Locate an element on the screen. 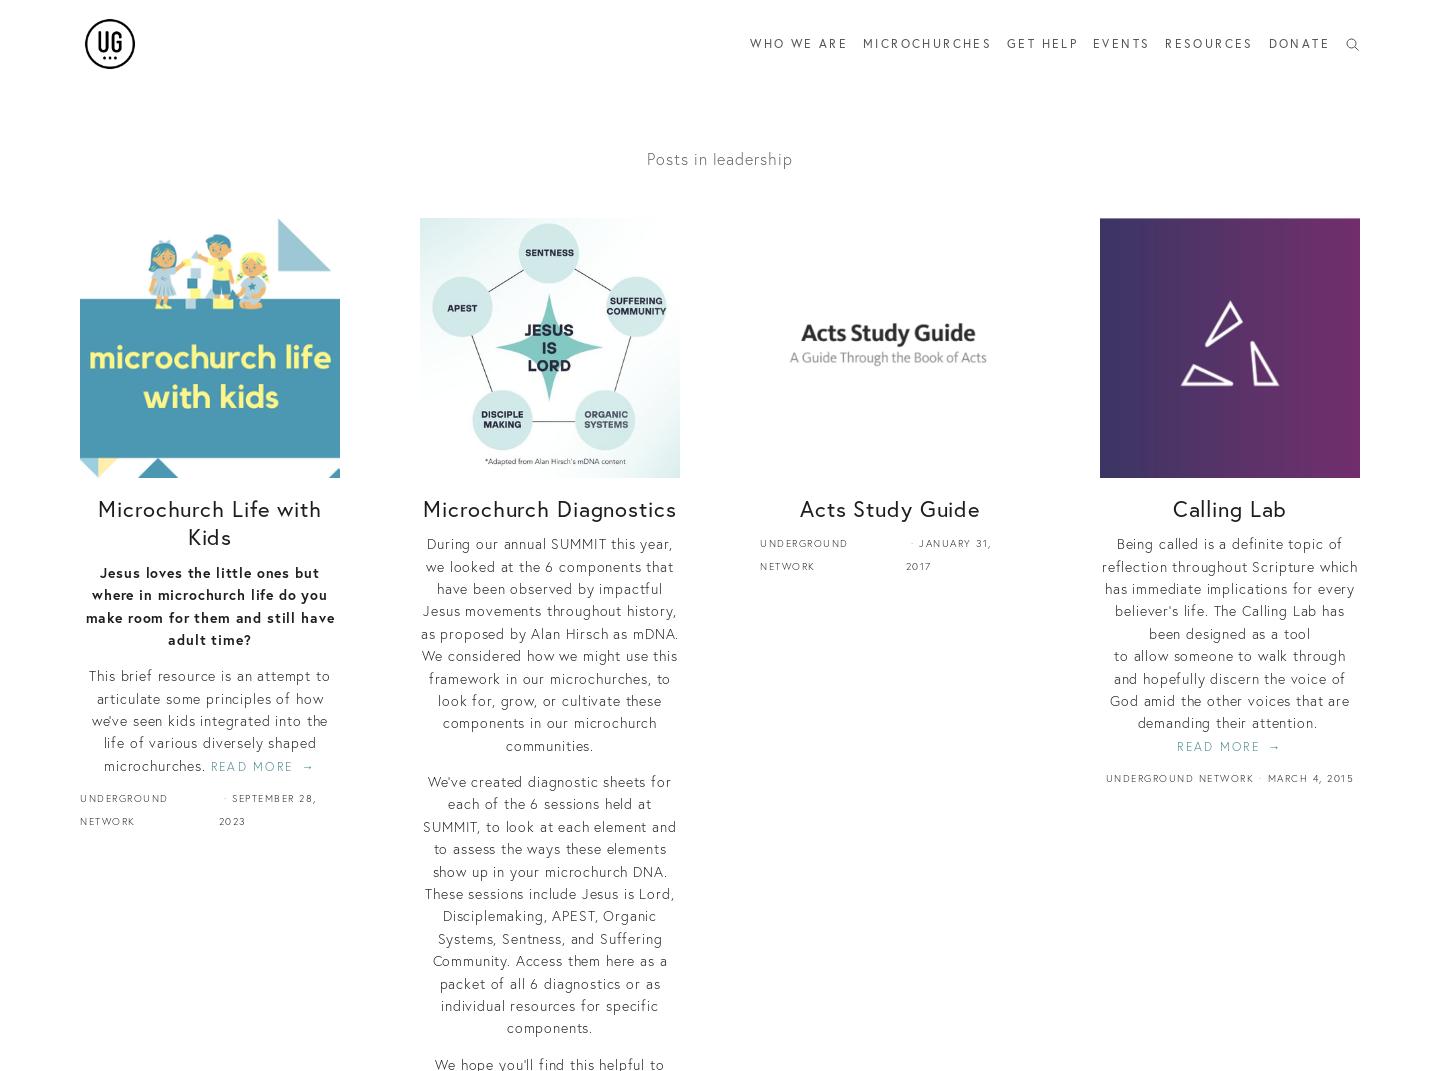 The height and width of the screenshot is (1071, 1440). 'Jesus loves the little ones but where in microchurch life do you make room for them and still have adult time?' is located at coordinates (209, 605).